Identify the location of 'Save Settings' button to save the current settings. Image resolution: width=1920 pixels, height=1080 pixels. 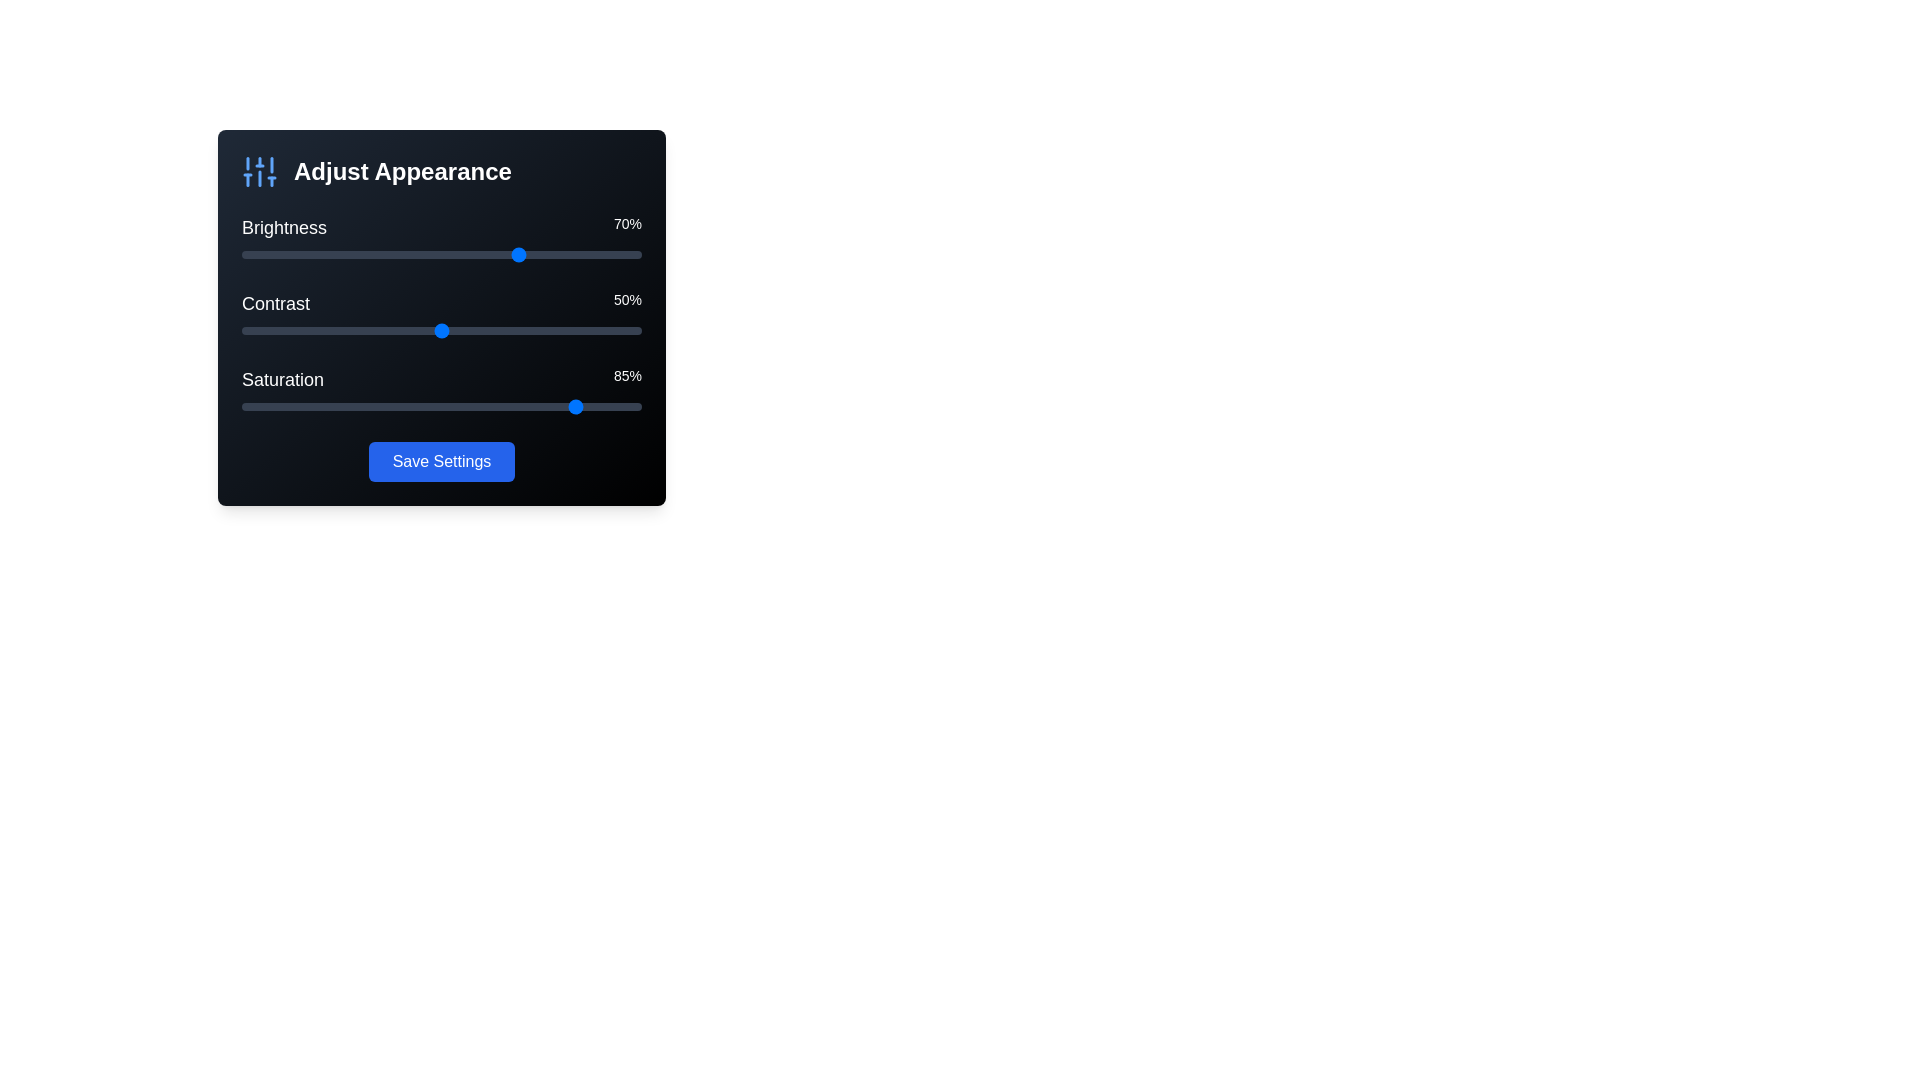
(440, 462).